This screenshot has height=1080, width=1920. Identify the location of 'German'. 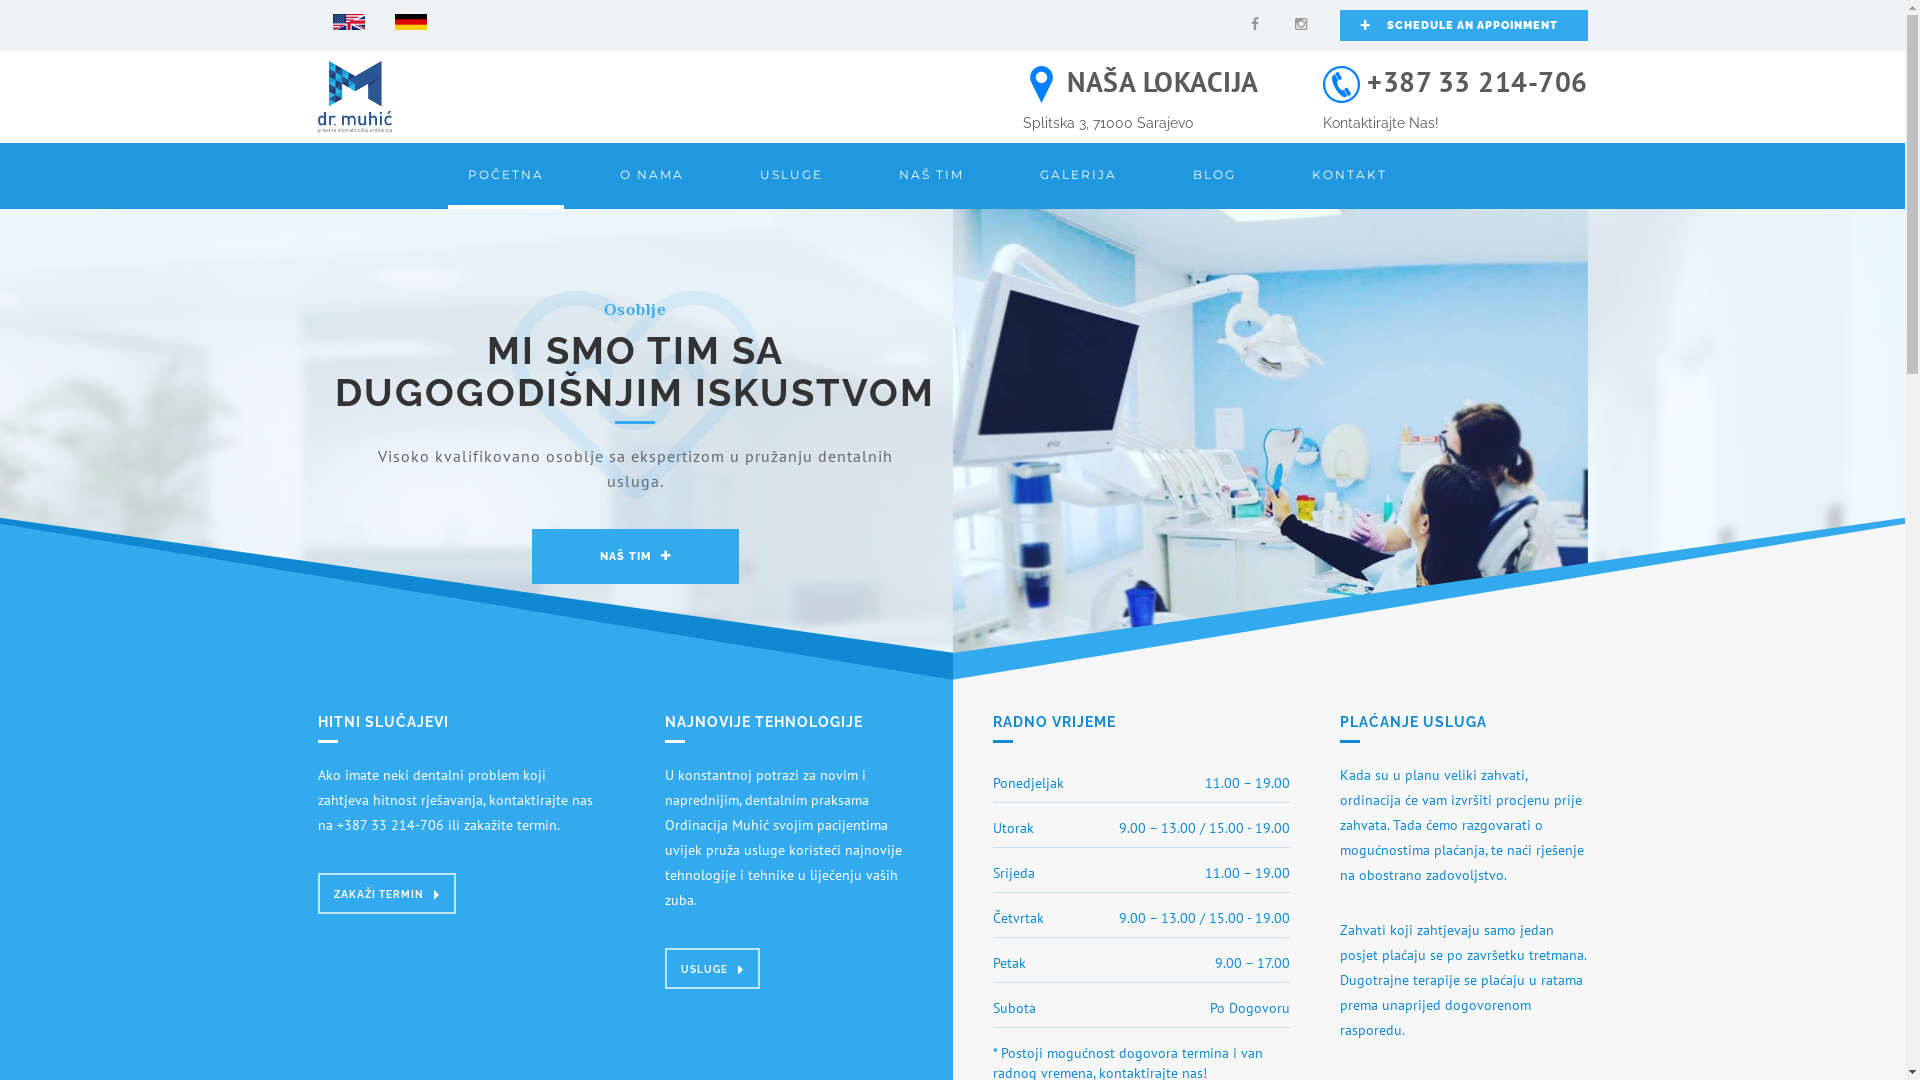
(408, 19).